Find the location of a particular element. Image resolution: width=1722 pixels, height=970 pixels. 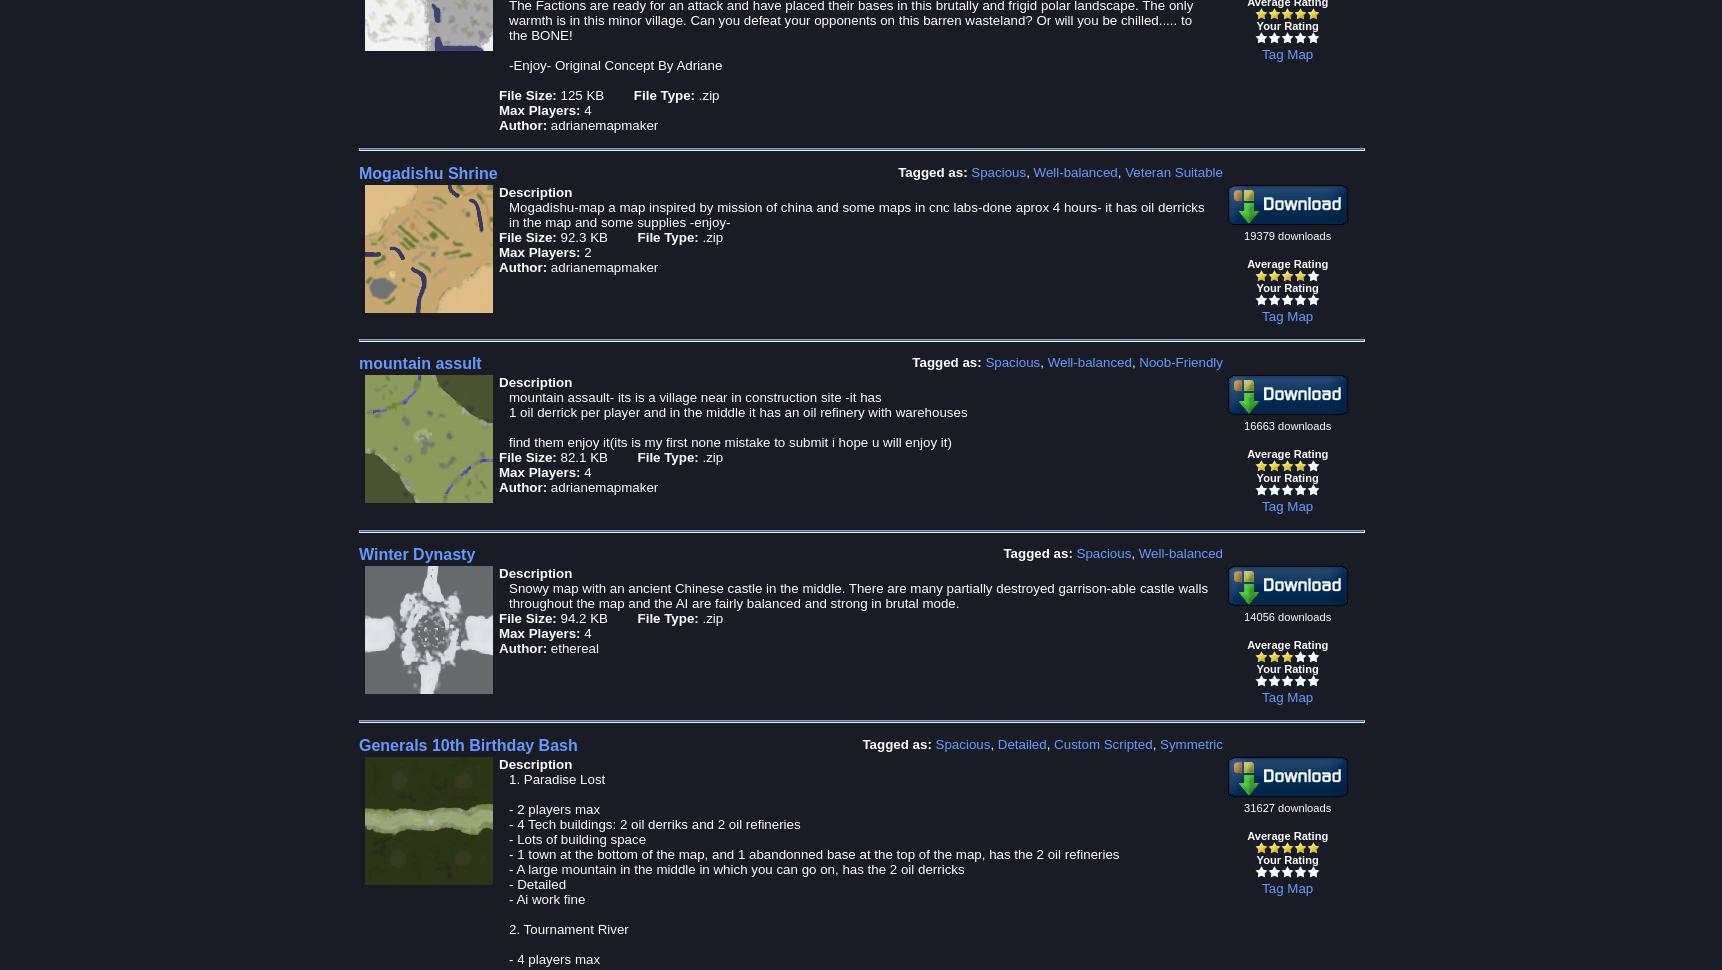

'1 oil derrick per player and in the middle it has an oil refinery with warehouses' is located at coordinates (738, 412).